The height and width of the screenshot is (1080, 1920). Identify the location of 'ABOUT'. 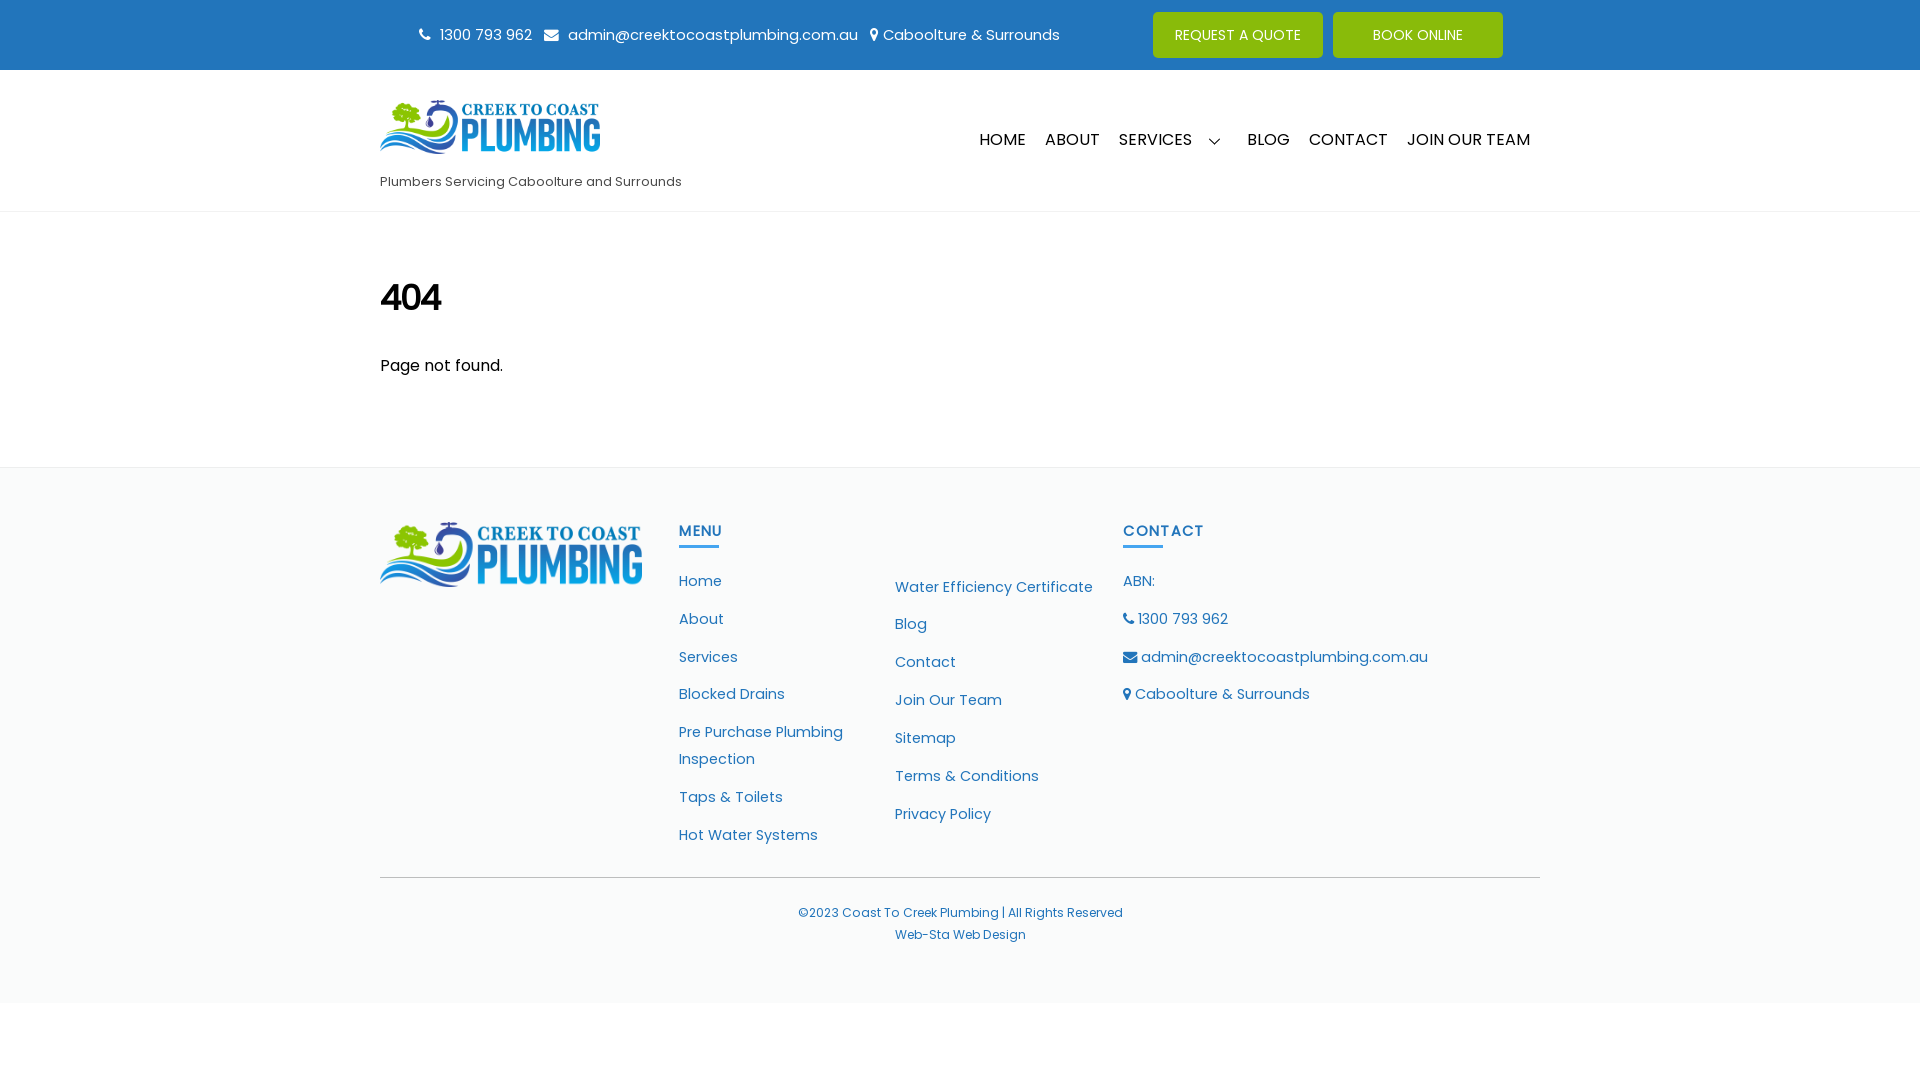
(1072, 140).